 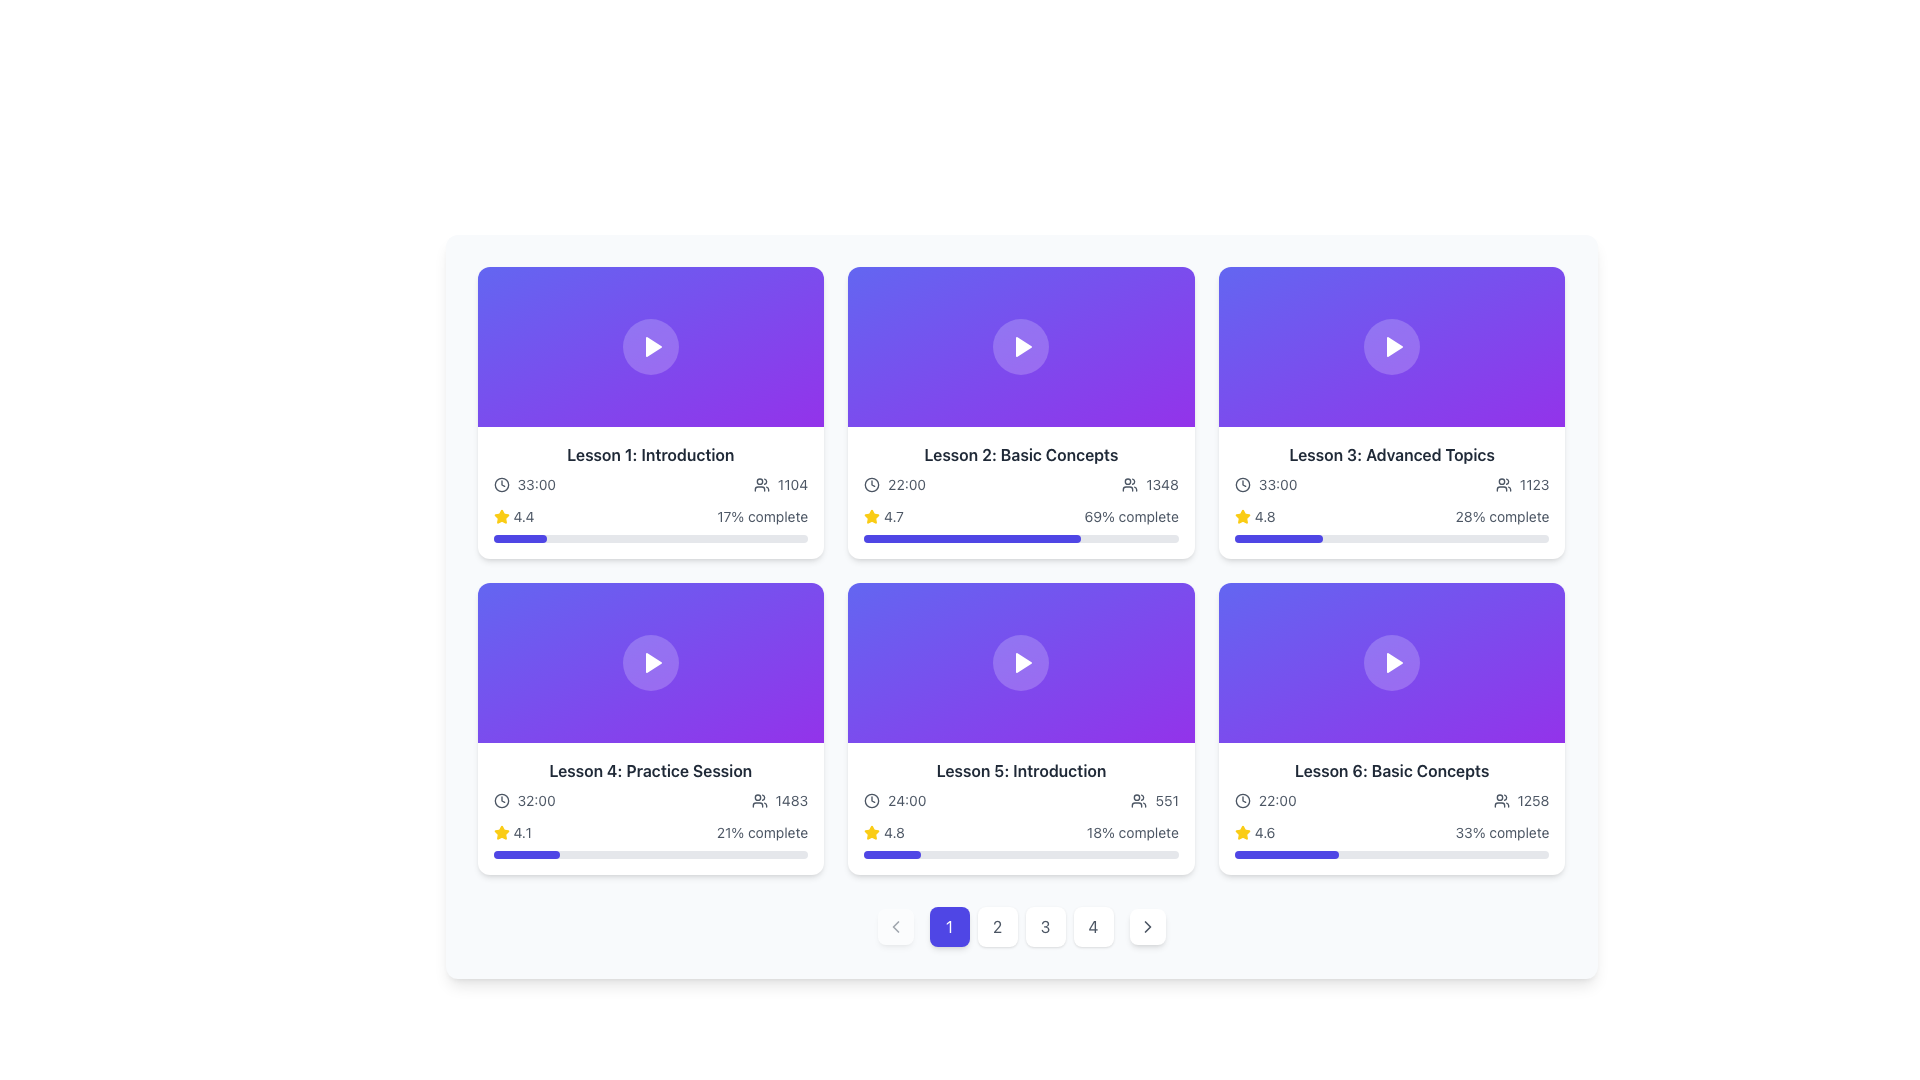 I want to click on the progress indicator for 'Lesson 4: Practice Session' located at the bottom right section of the card, which displays the lesson's completion status, so click(x=650, y=840).